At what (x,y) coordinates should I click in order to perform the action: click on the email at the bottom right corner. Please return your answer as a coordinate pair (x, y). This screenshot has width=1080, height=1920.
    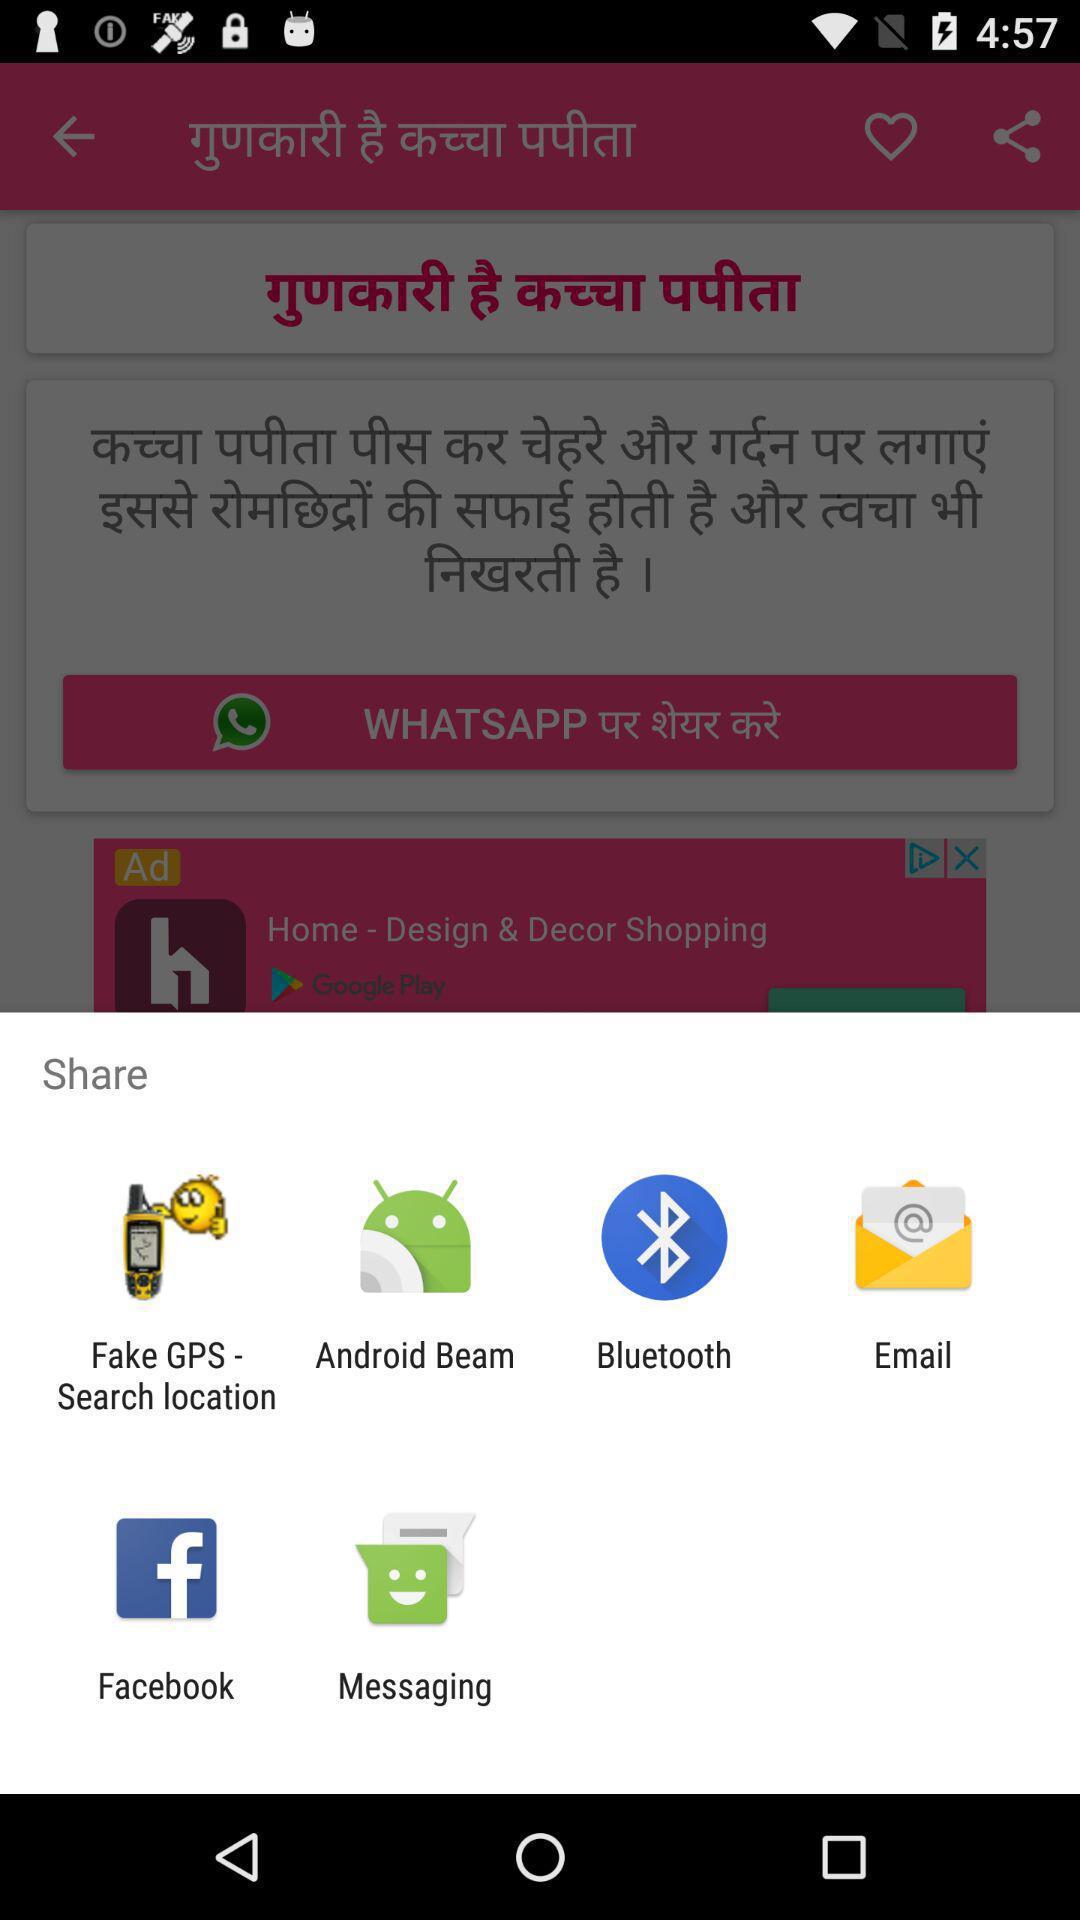
    Looking at the image, I should click on (913, 1374).